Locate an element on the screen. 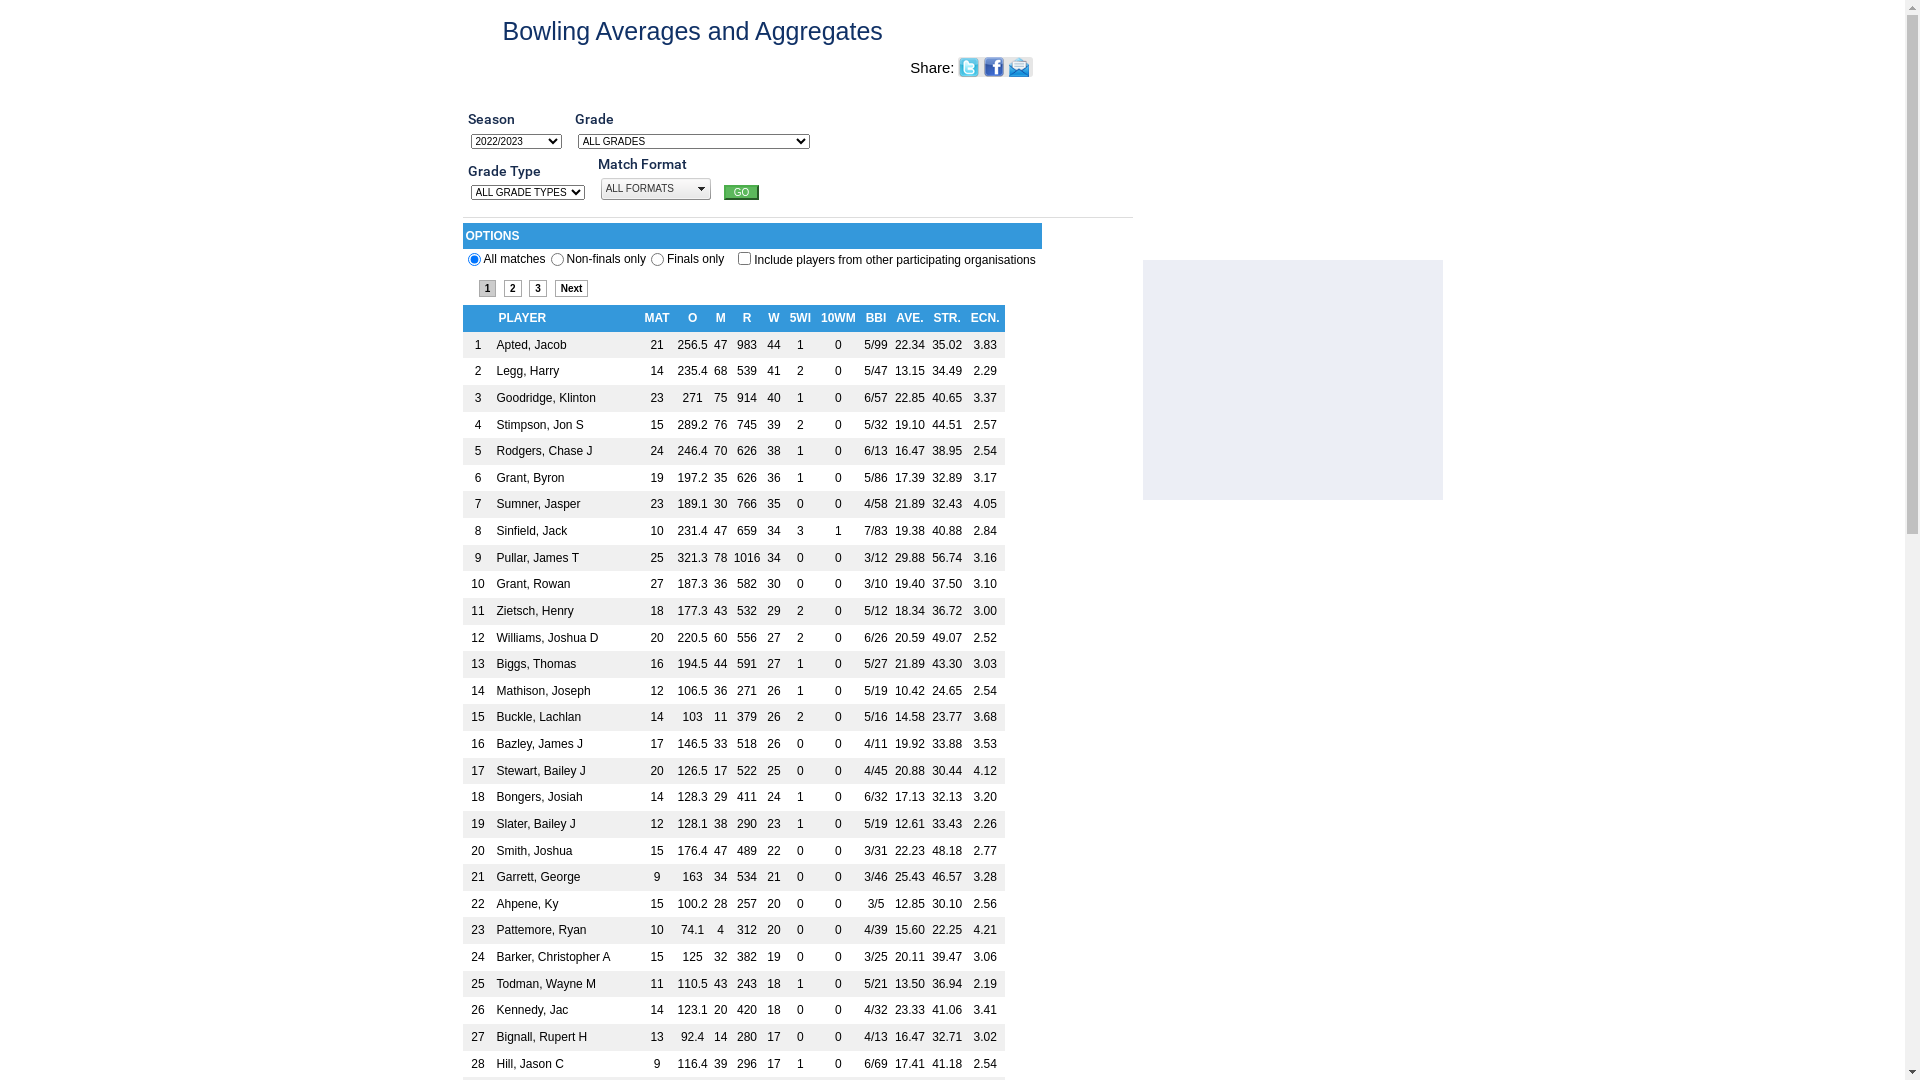 Image resolution: width=1920 pixels, height=1080 pixels. '10 Grant, Rowan 27 187.3 36 582 30 0 0 3/10 19.40 37.50 3.10' is located at coordinates (732, 584).